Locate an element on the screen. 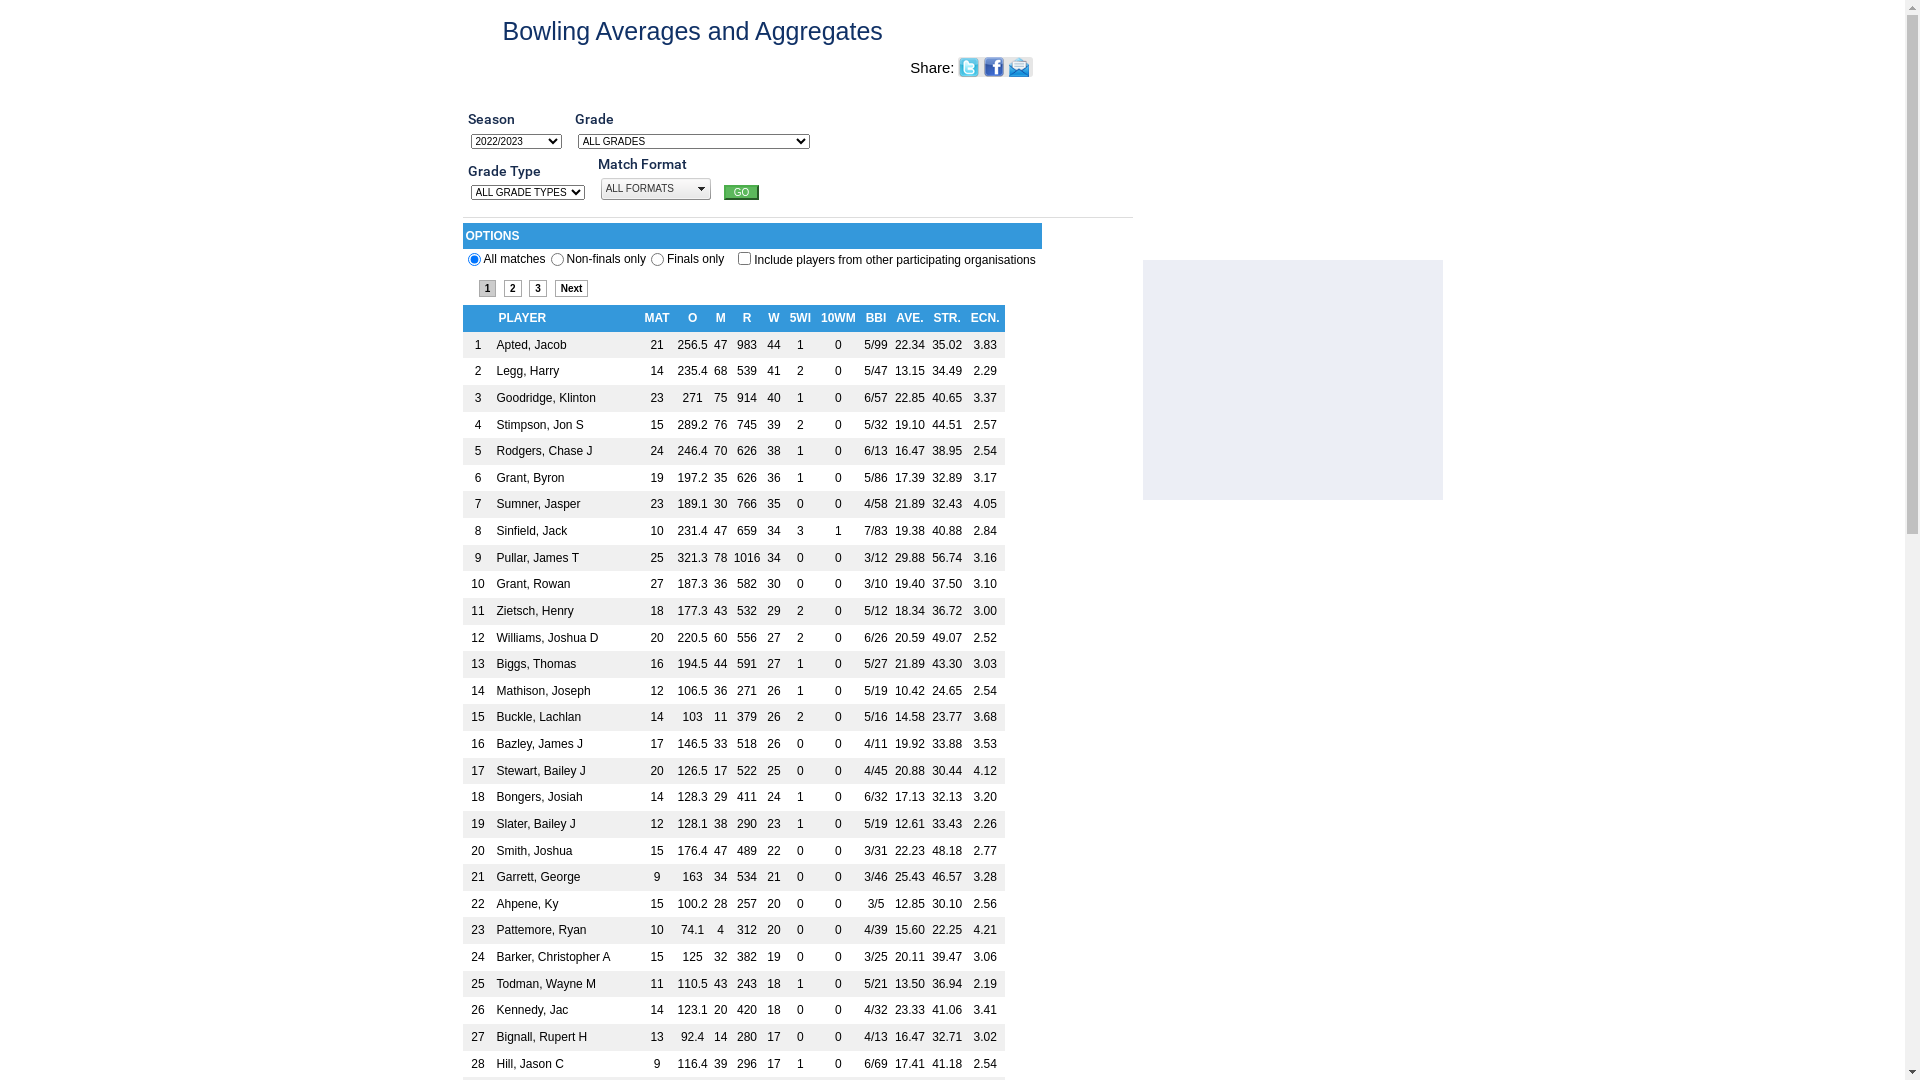 Image resolution: width=1920 pixels, height=1080 pixels. '10 Grant, Rowan 27 187.3 36 582 30 0 0 3/10 19.40 37.50 3.10' is located at coordinates (732, 584).